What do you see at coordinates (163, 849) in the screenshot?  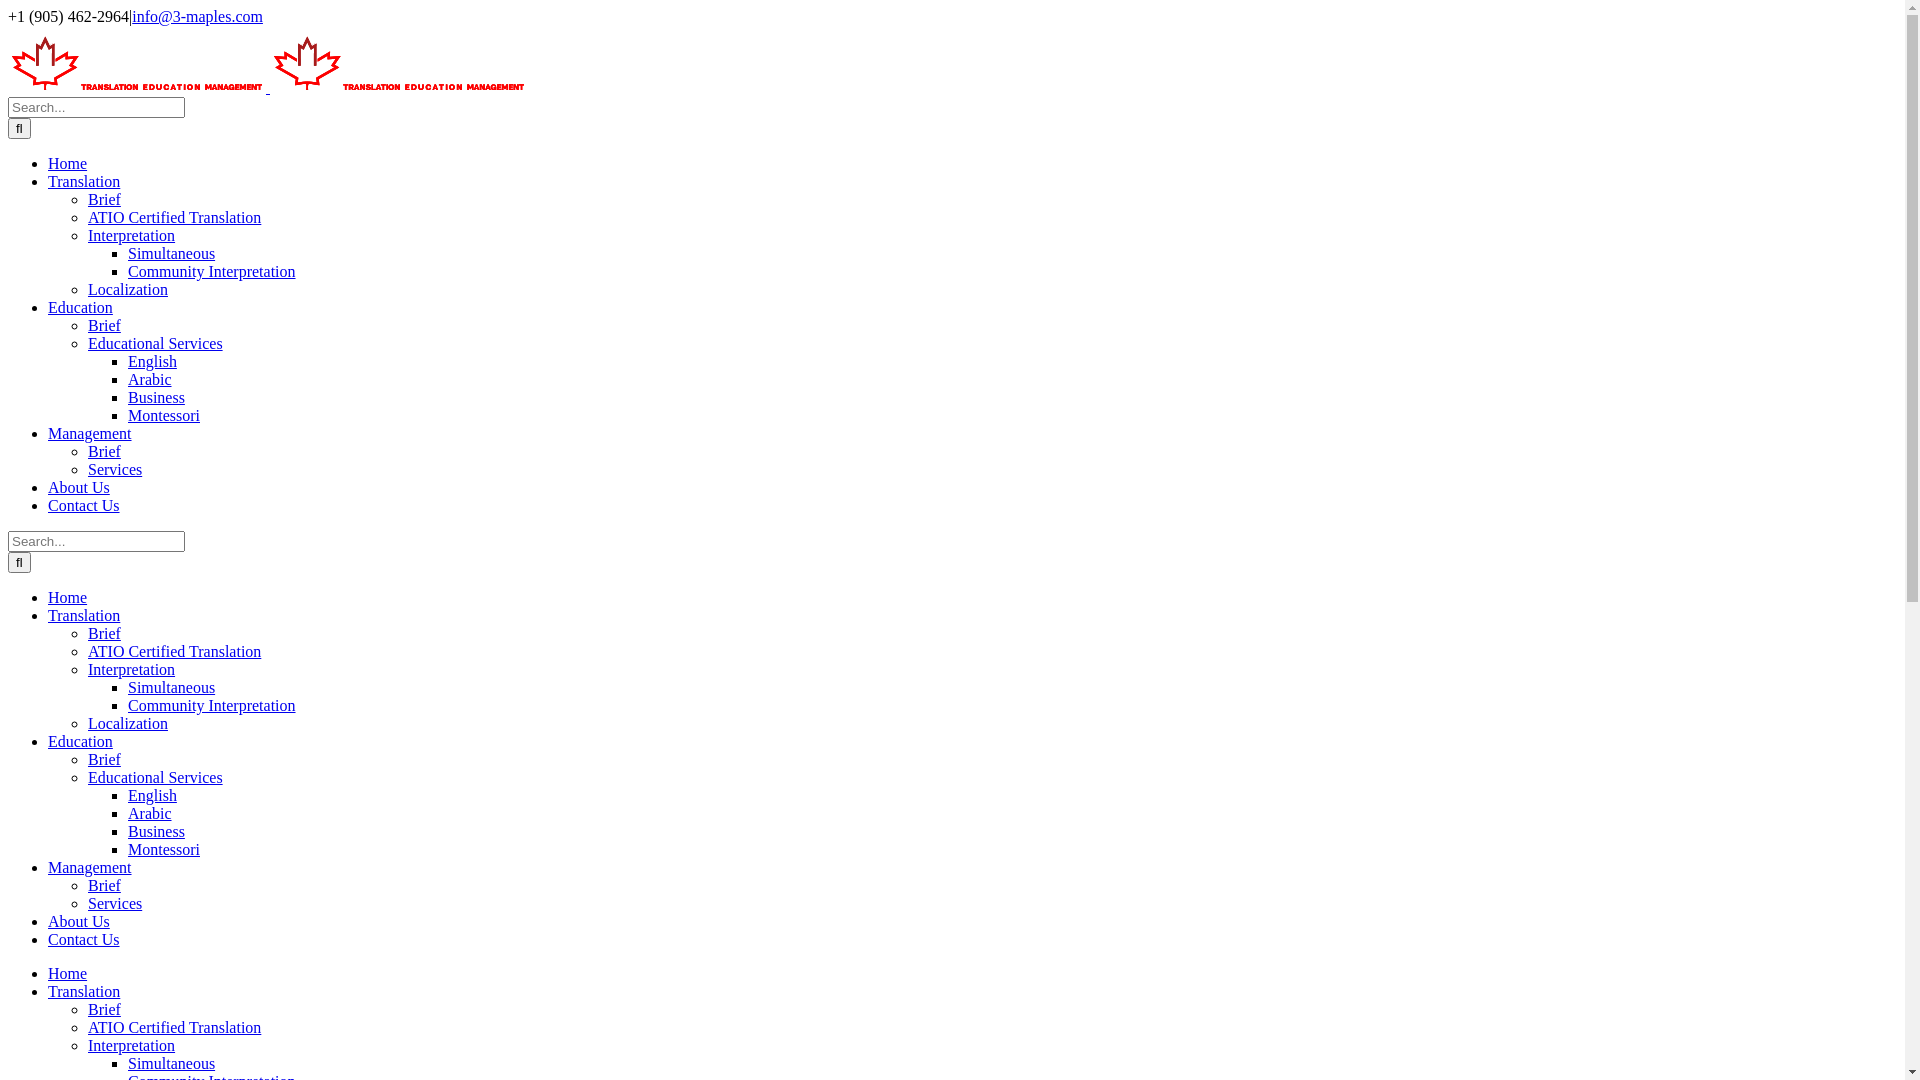 I see `'Montessori'` at bounding box center [163, 849].